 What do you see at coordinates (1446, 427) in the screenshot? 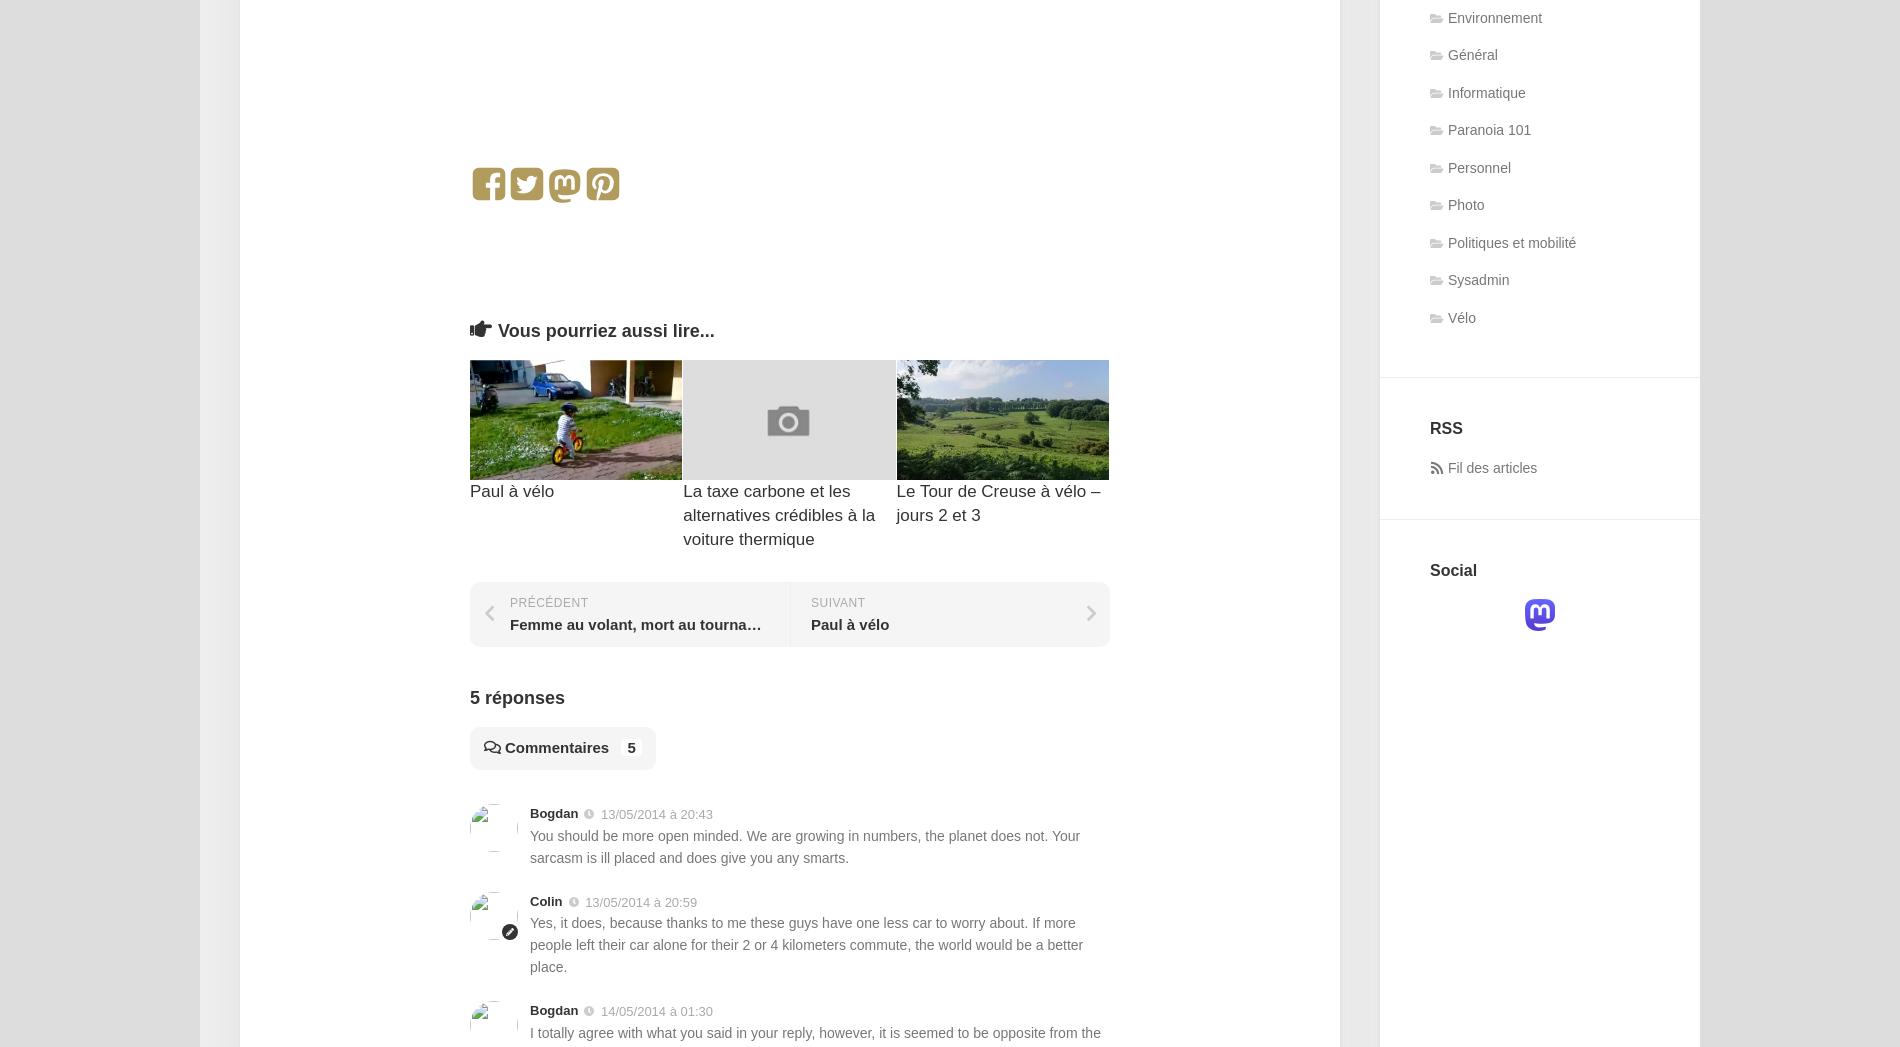
I see `'RSS'` at bounding box center [1446, 427].